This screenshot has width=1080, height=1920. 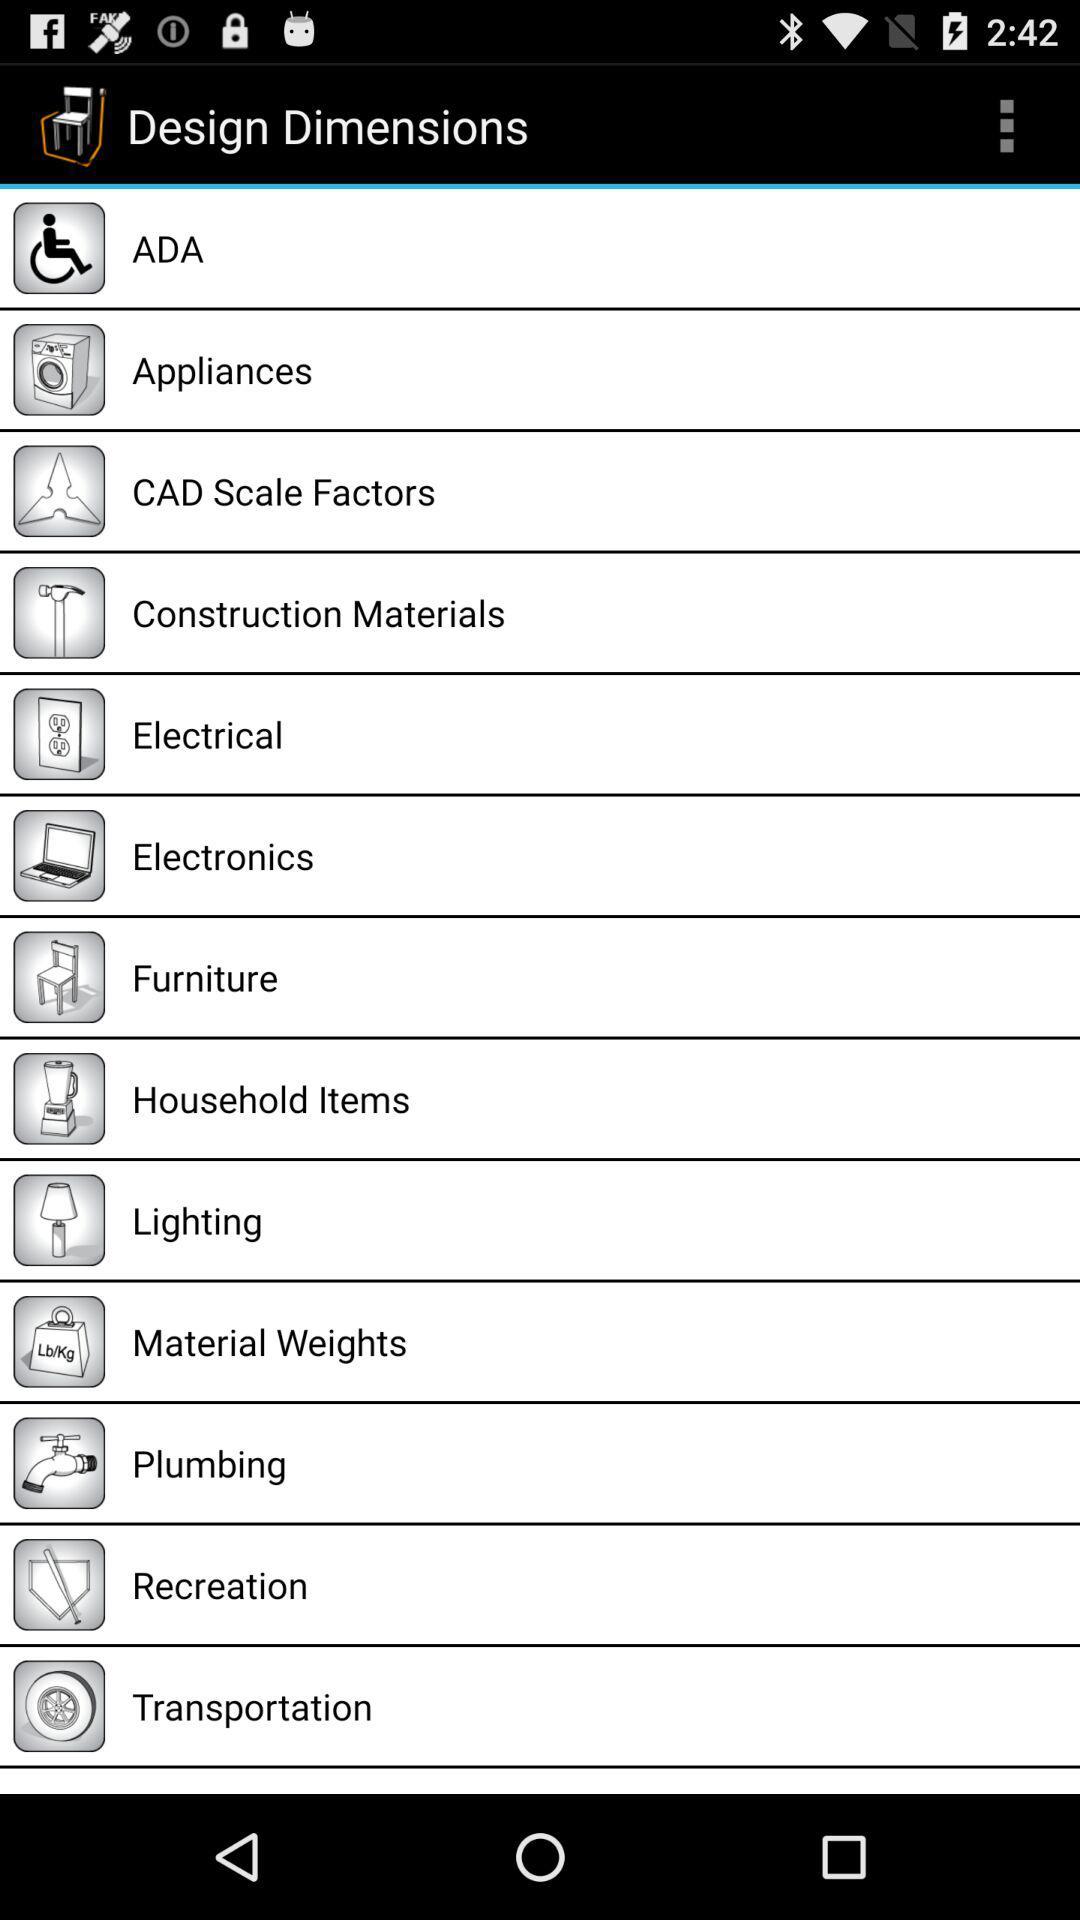 I want to click on plumbing app, so click(x=598, y=1463).